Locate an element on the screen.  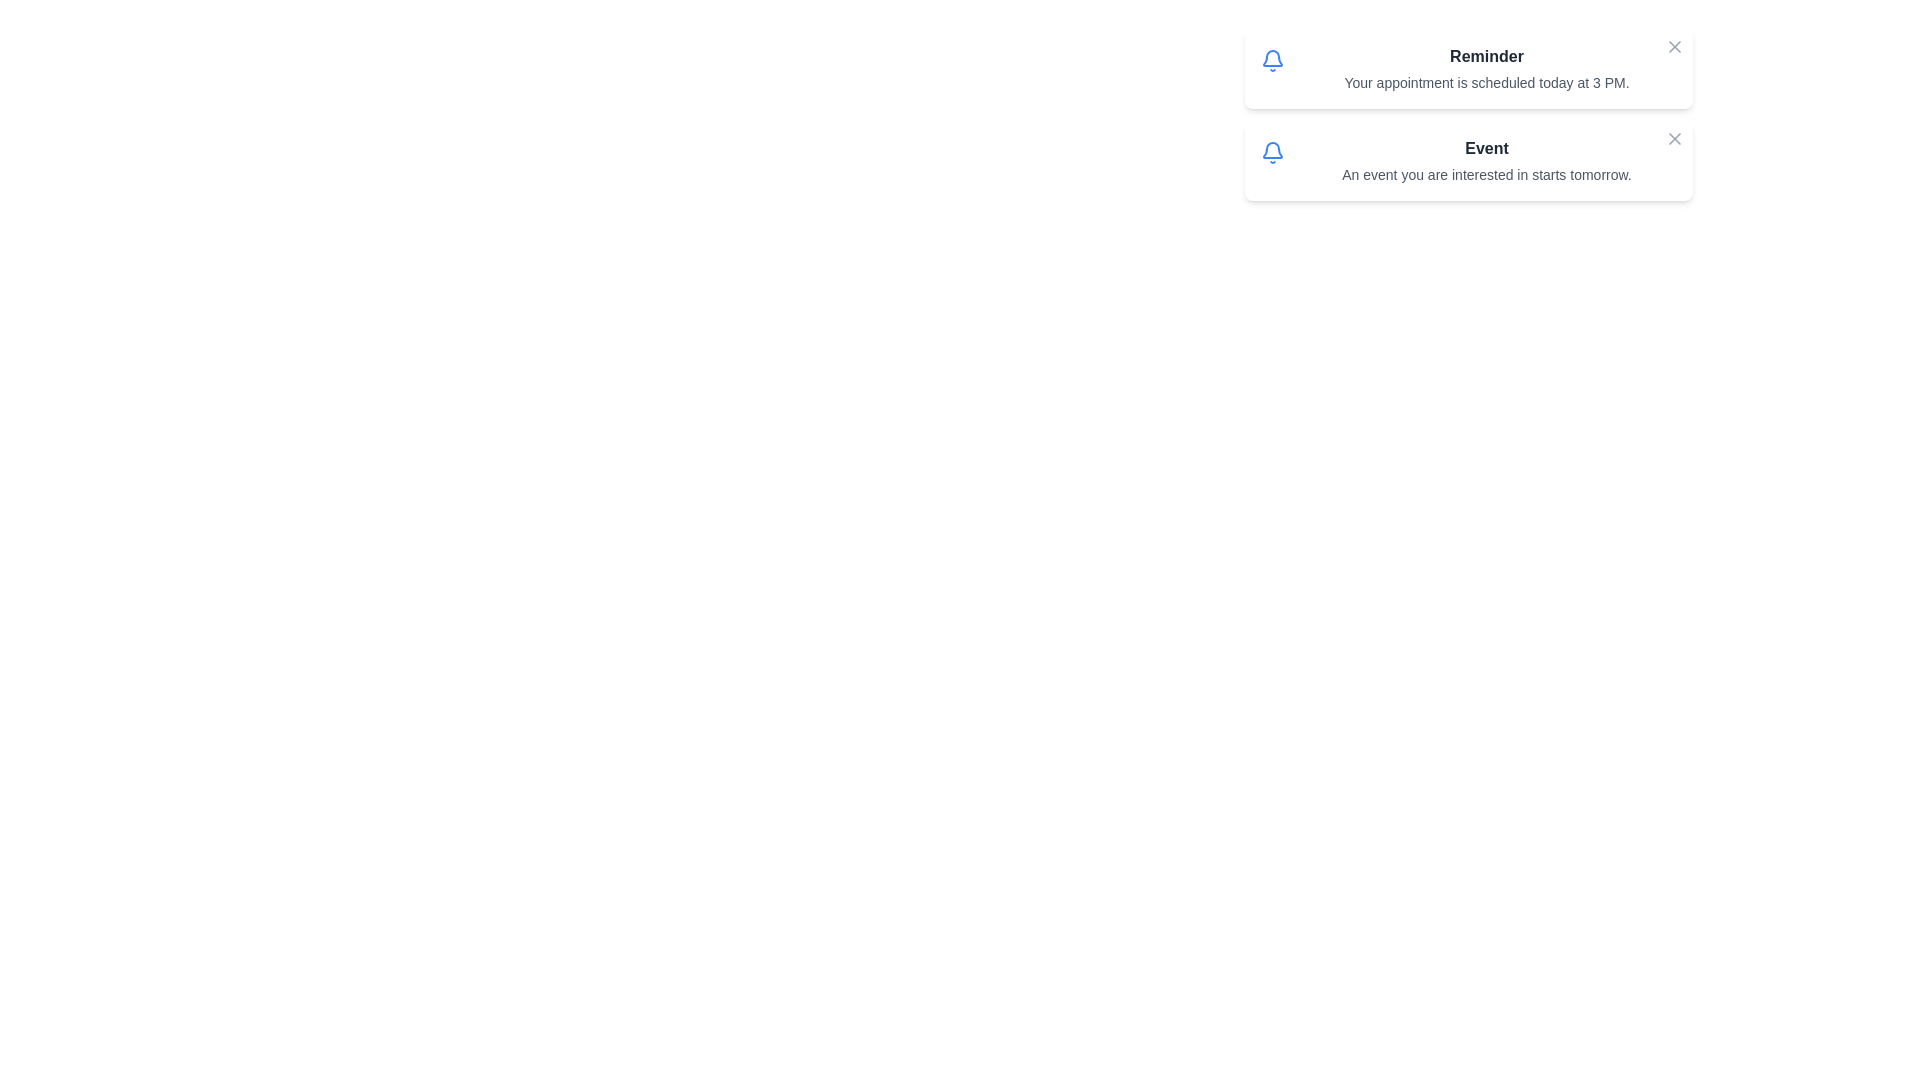
the bell-shaped notification icon located within the notification card that displays the text 'Event' and 'An event you are interested in starts tomorrow.' is located at coordinates (1271, 152).